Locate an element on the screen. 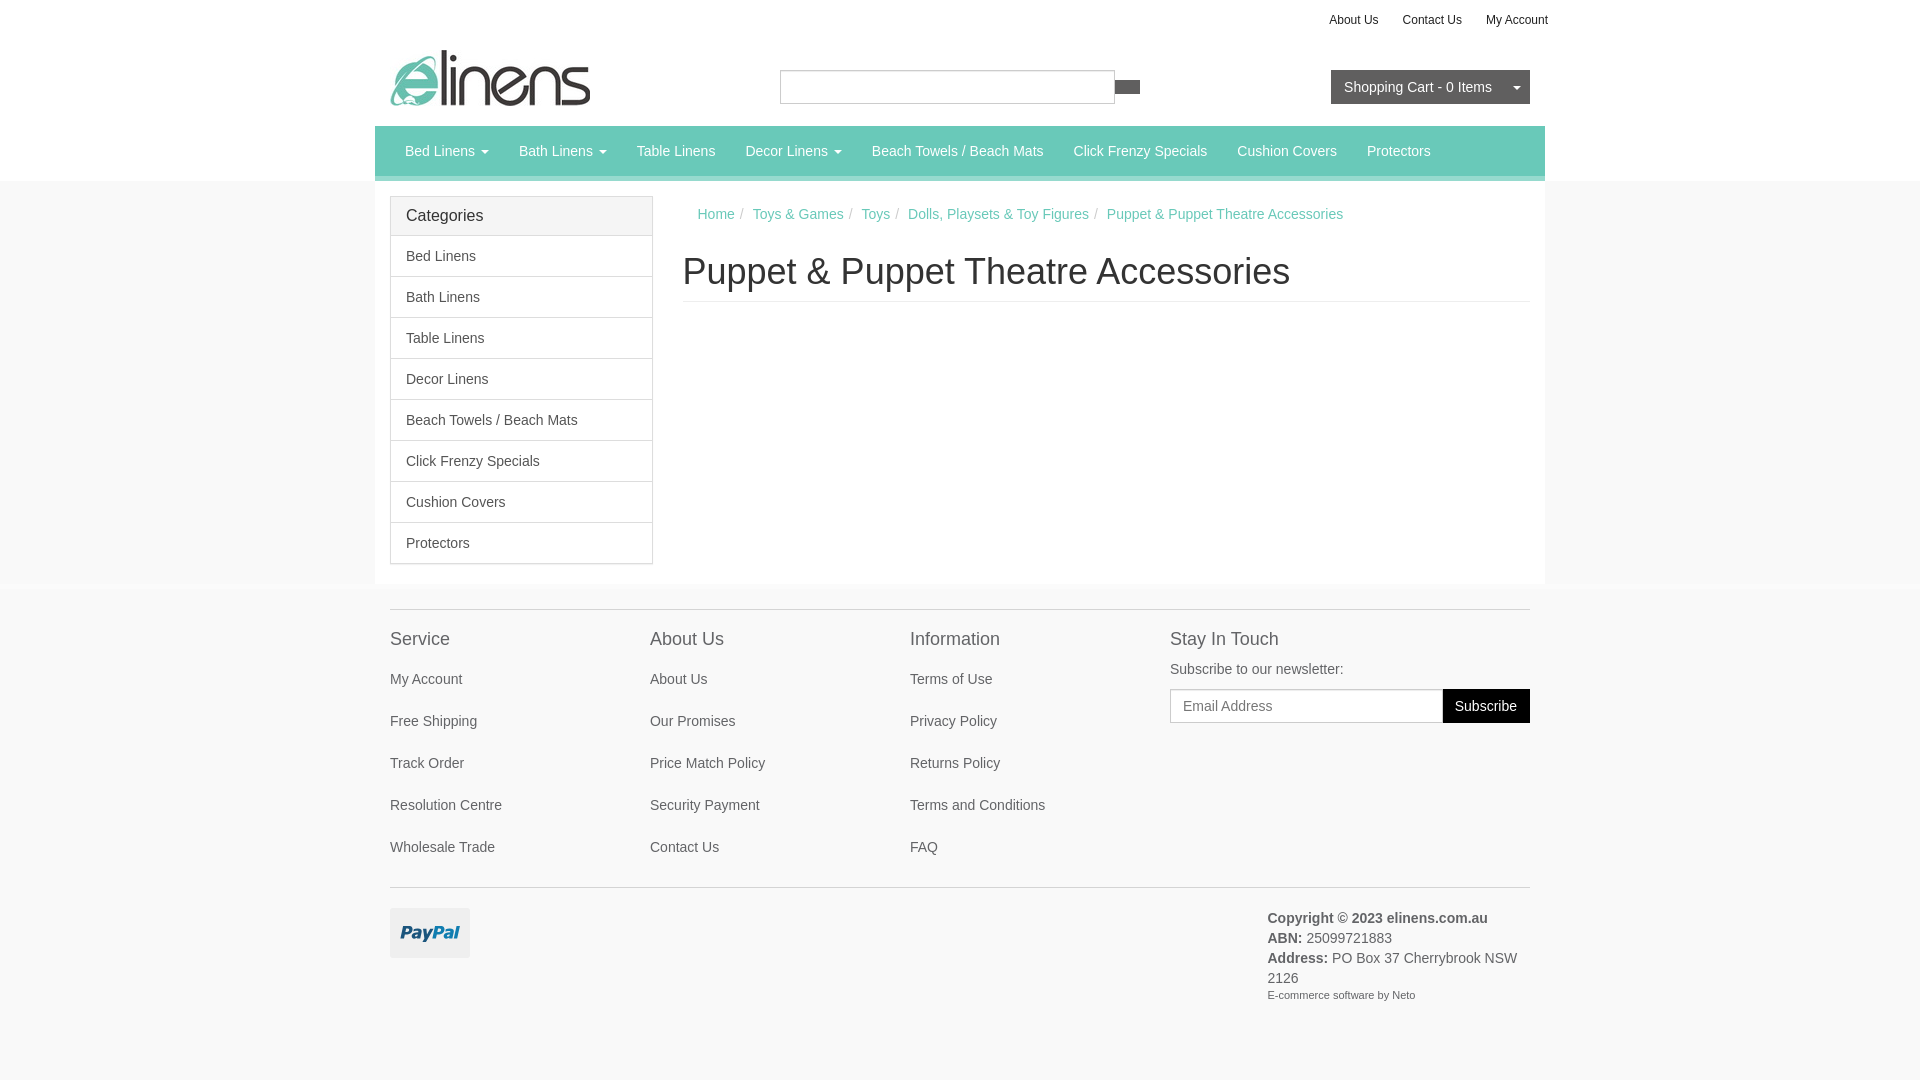  'FAQ' is located at coordinates (1017, 847).